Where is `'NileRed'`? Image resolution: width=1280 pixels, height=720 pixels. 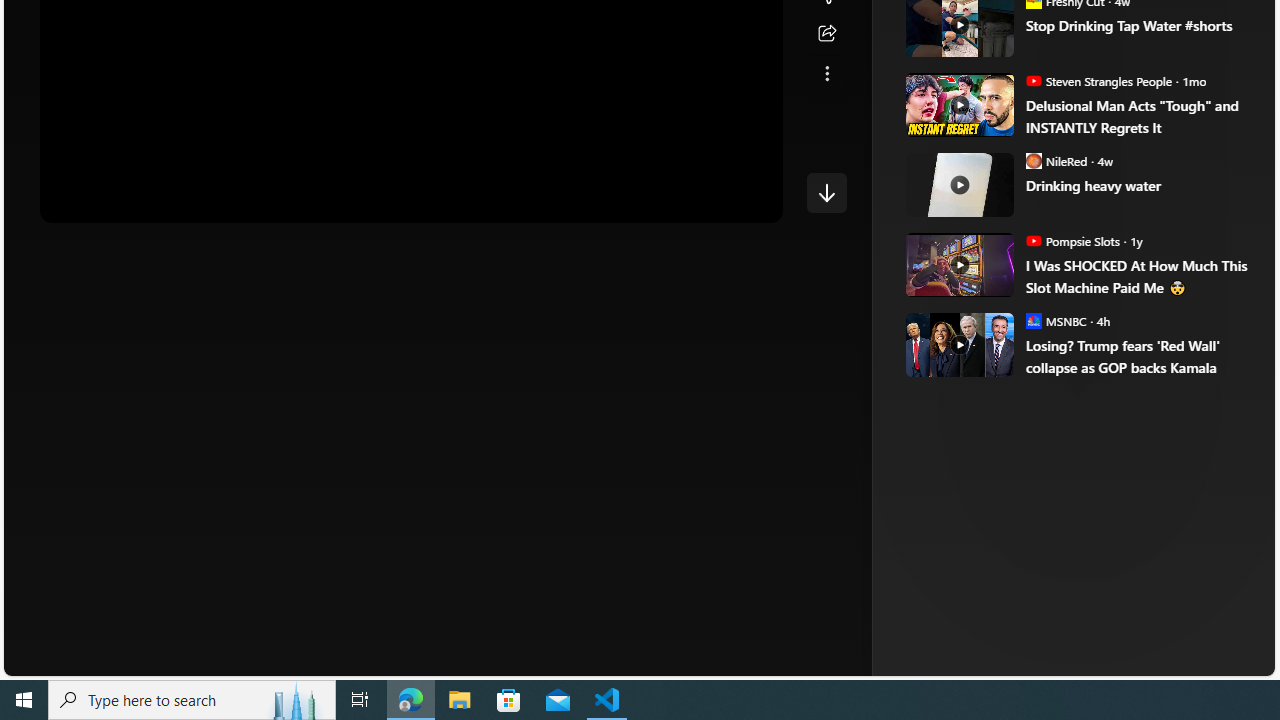
'NileRed' is located at coordinates (1033, 159).